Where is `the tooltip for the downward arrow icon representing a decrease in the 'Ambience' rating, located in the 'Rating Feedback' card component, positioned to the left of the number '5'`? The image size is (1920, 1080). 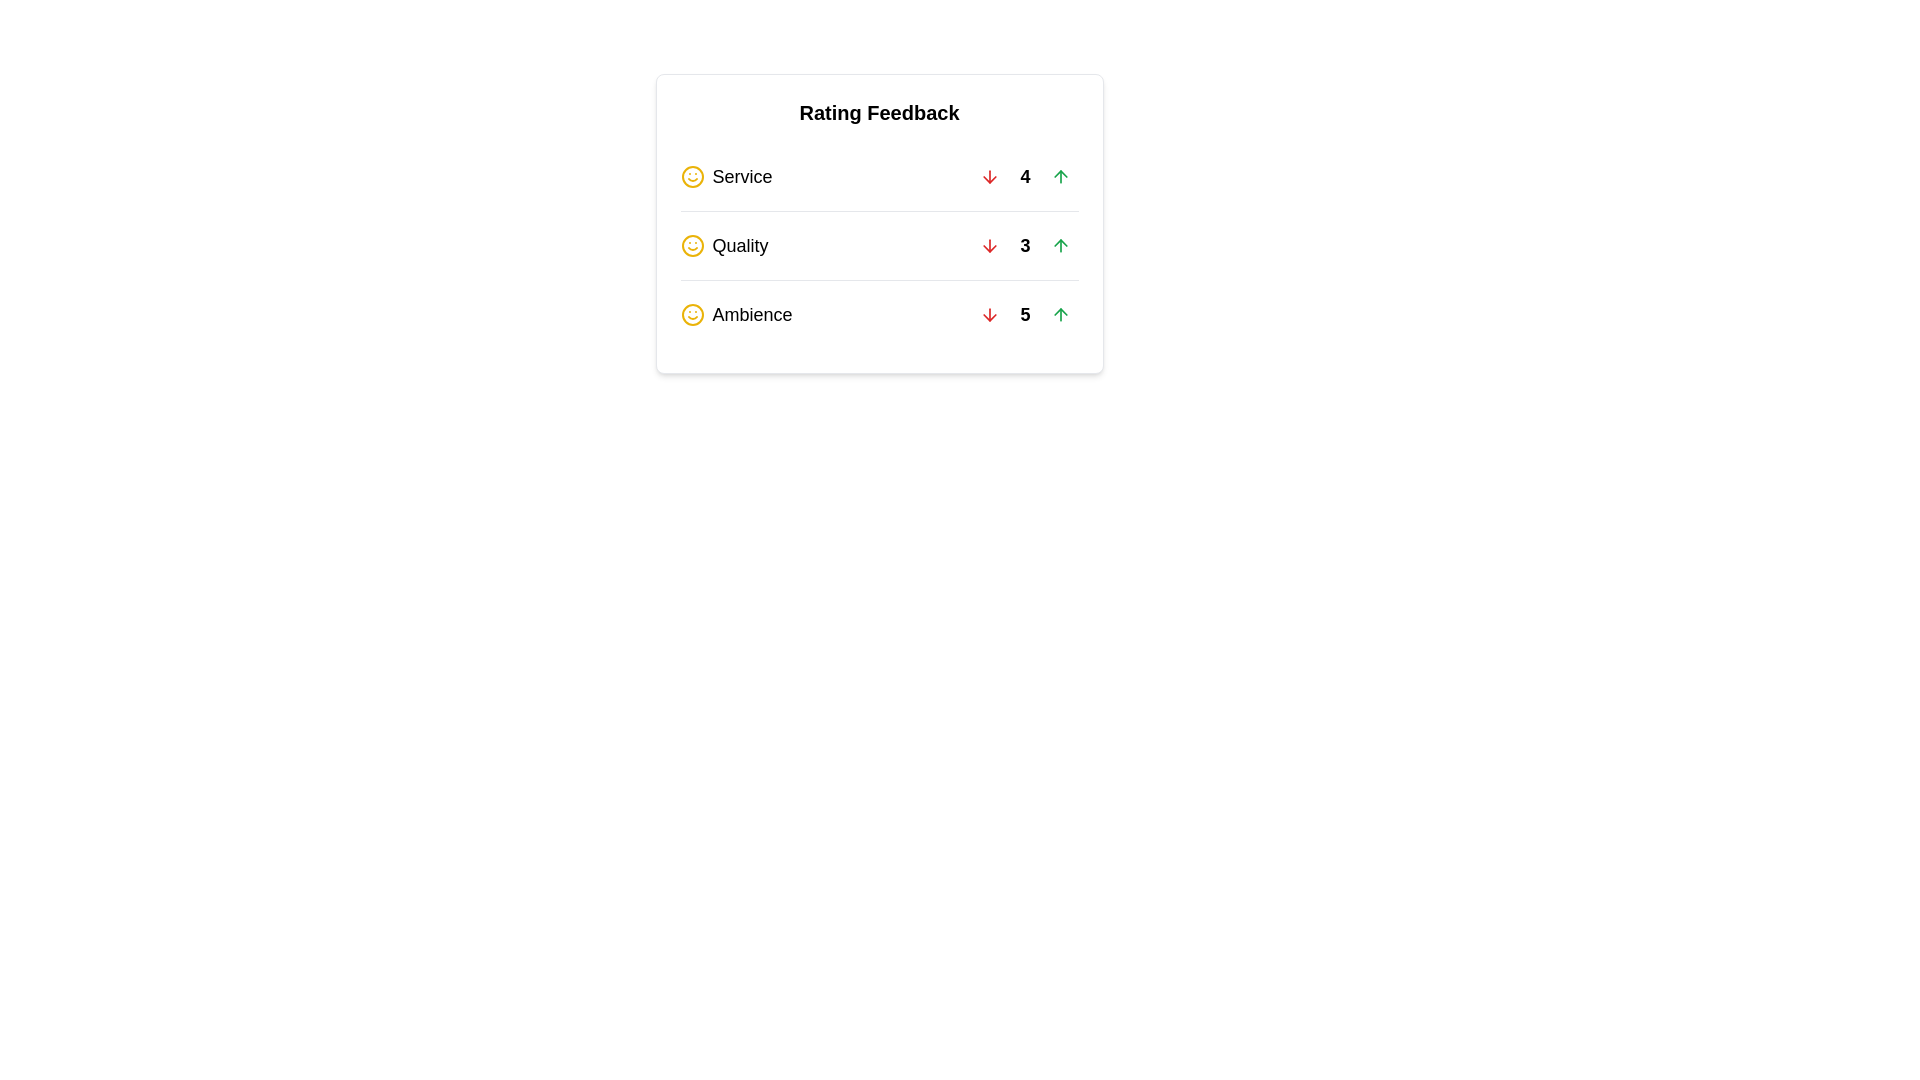
the tooltip for the downward arrow icon representing a decrease in the 'Ambience' rating, located in the 'Rating Feedback' card component, positioned to the left of the number '5' is located at coordinates (990, 315).